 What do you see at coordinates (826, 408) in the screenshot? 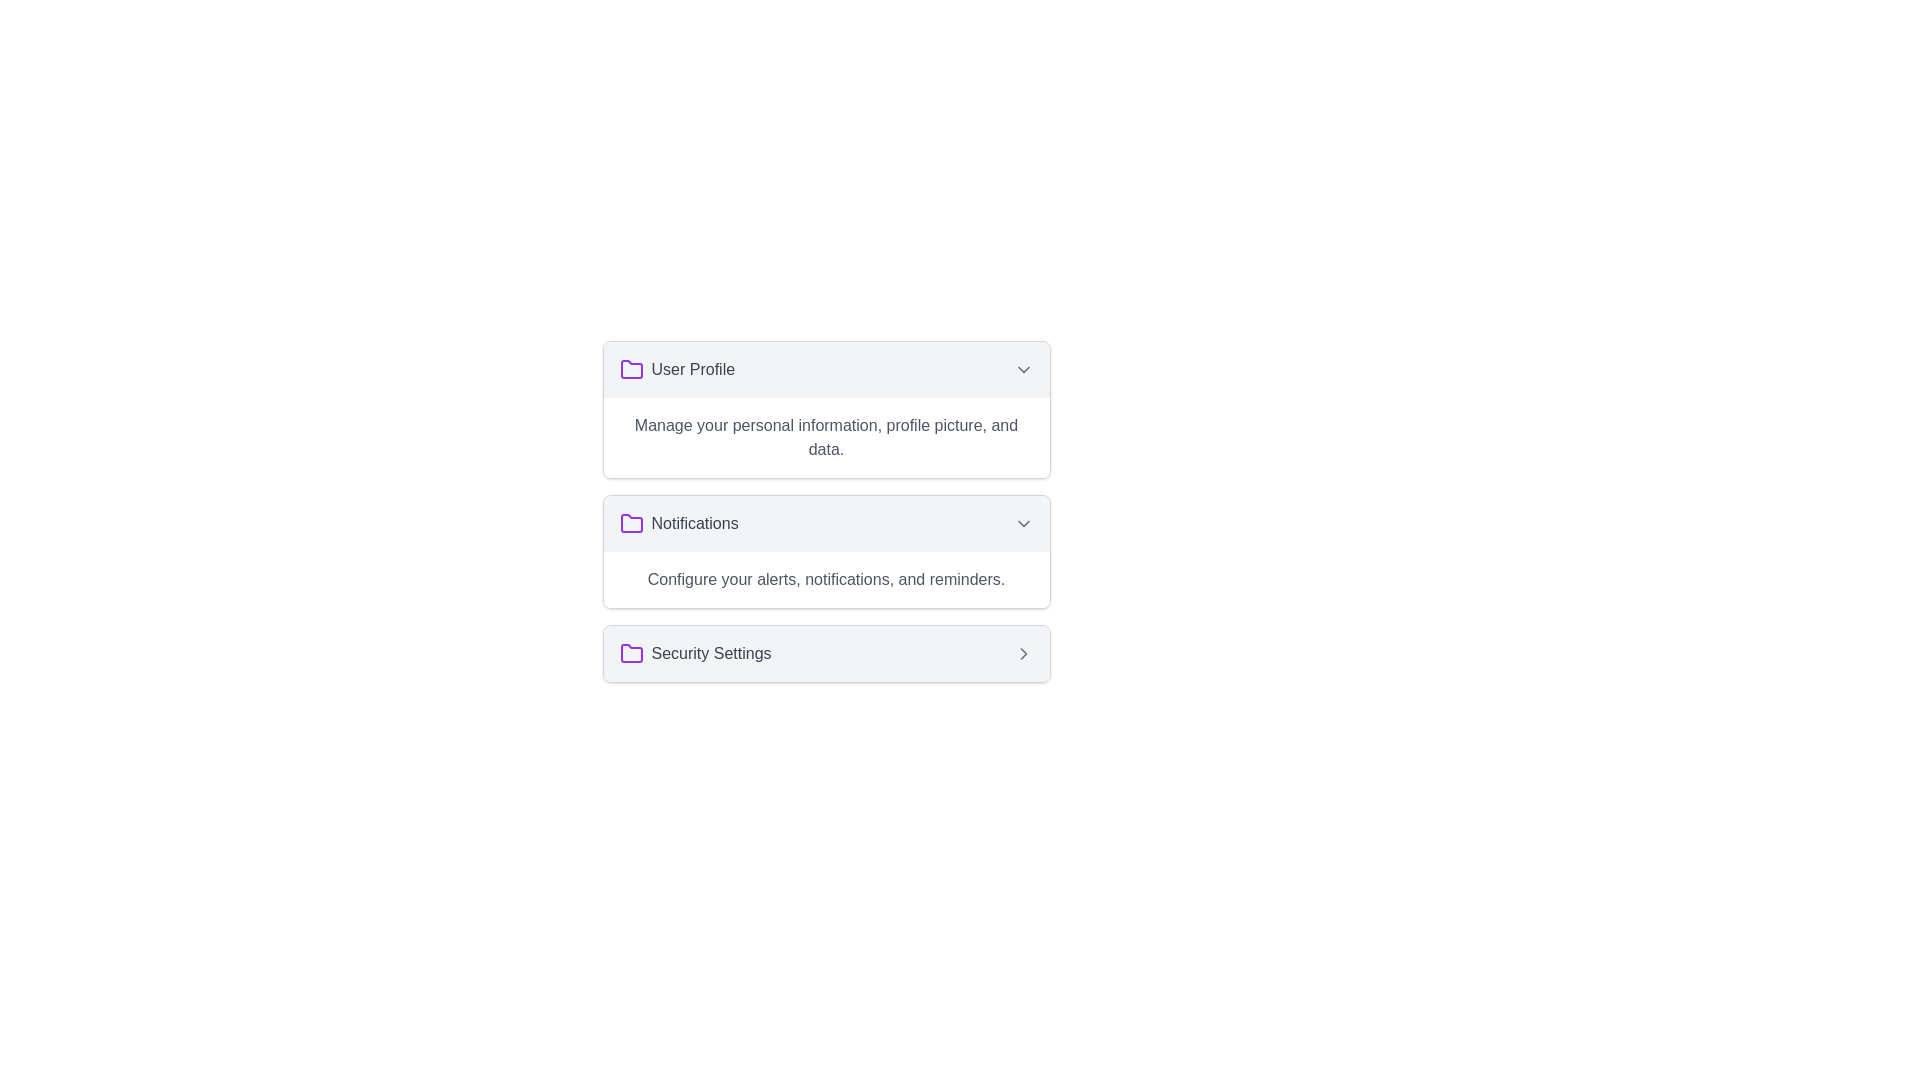
I see `the first card in the 'User Profile' section` at bounding box center [826, 408].